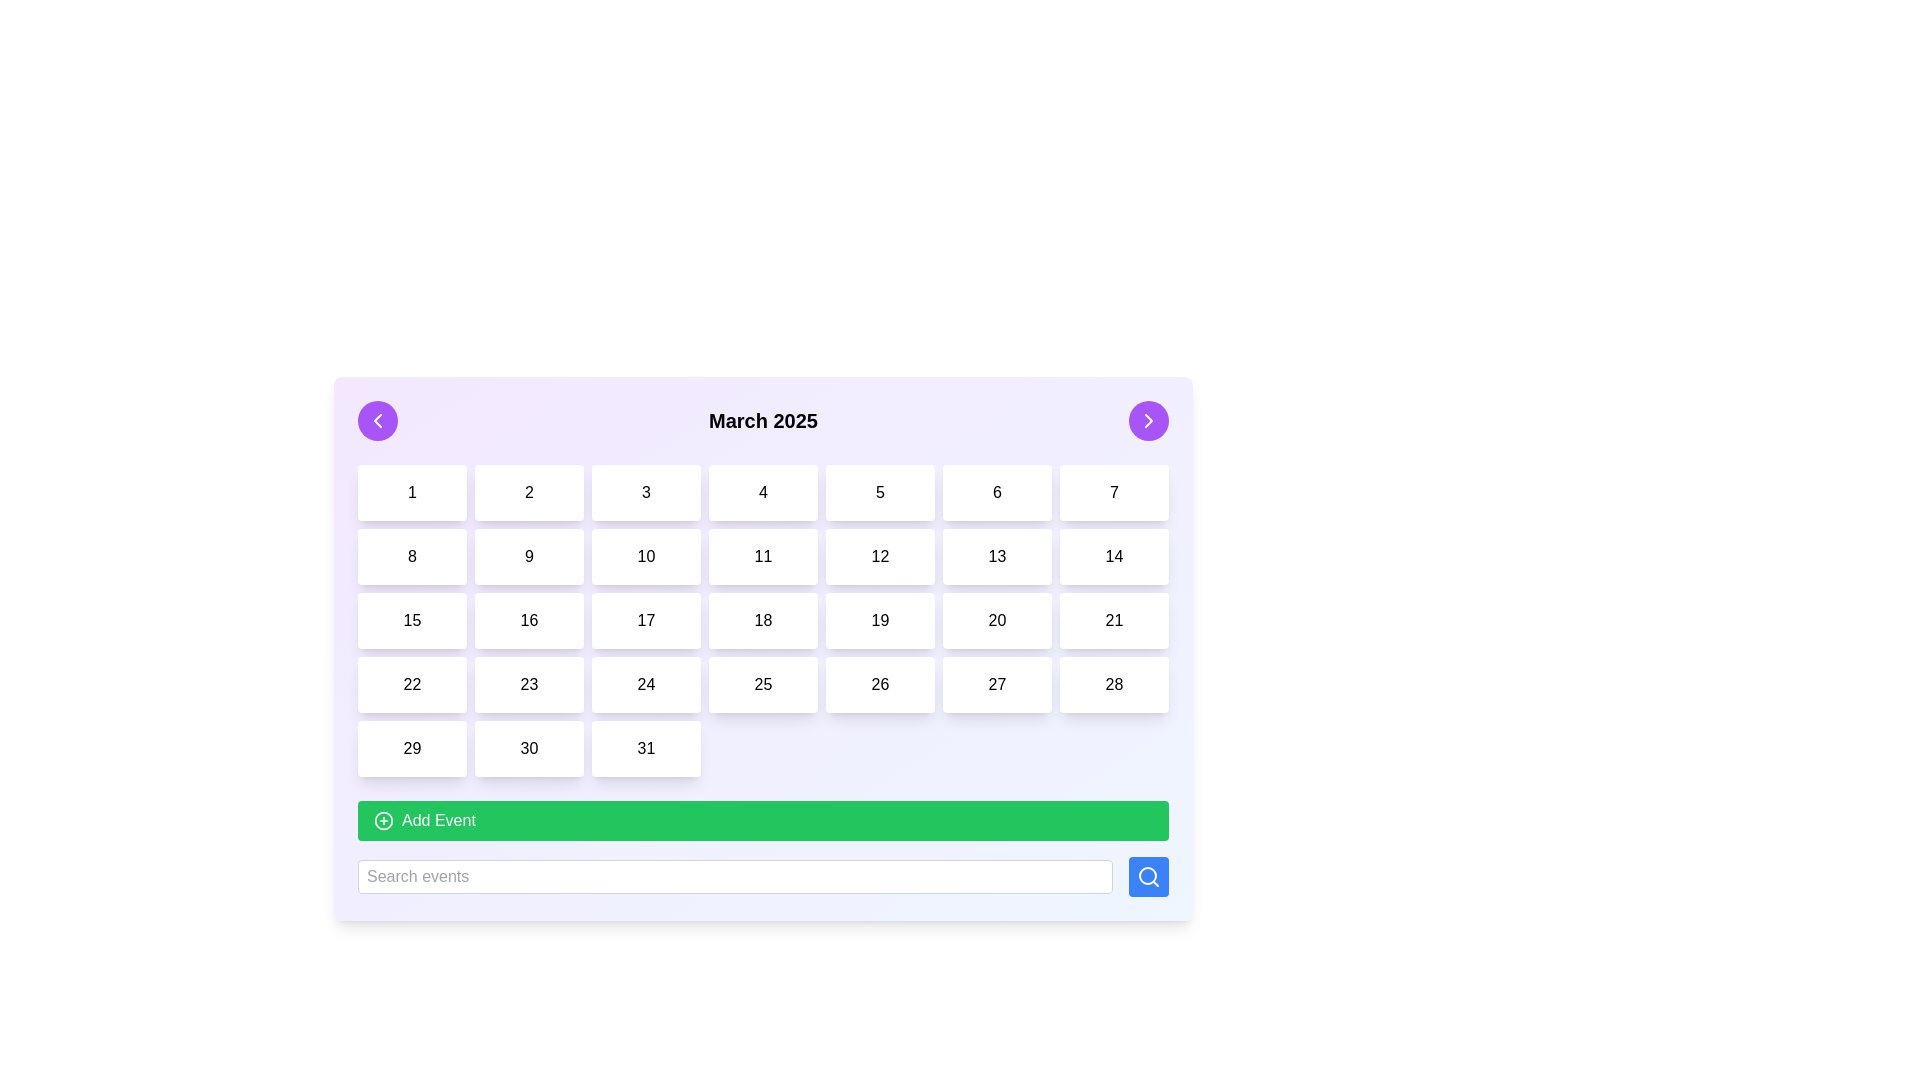  I want to click on the Calendar Day Cell displaying '3', so click(646, 493).